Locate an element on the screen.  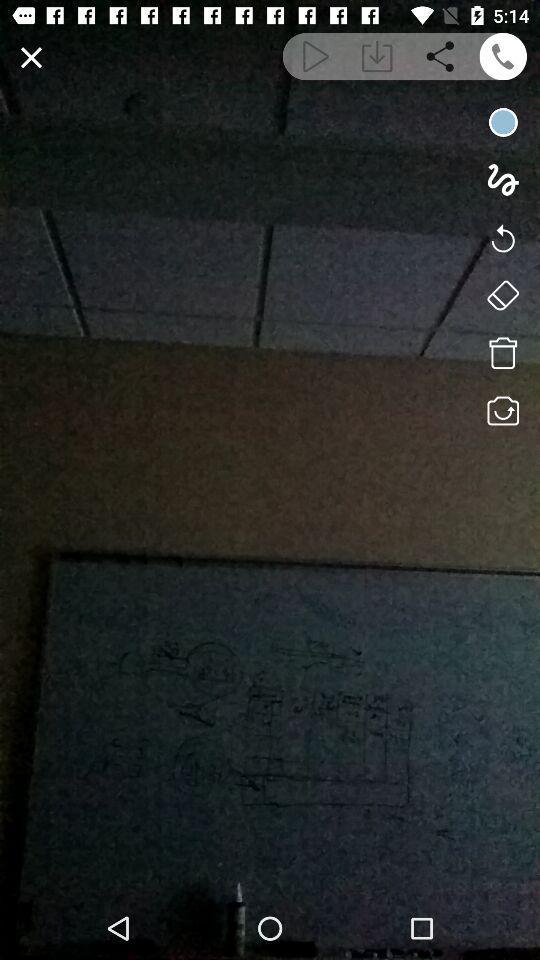
change brush color is located at coordinates (502, 121).